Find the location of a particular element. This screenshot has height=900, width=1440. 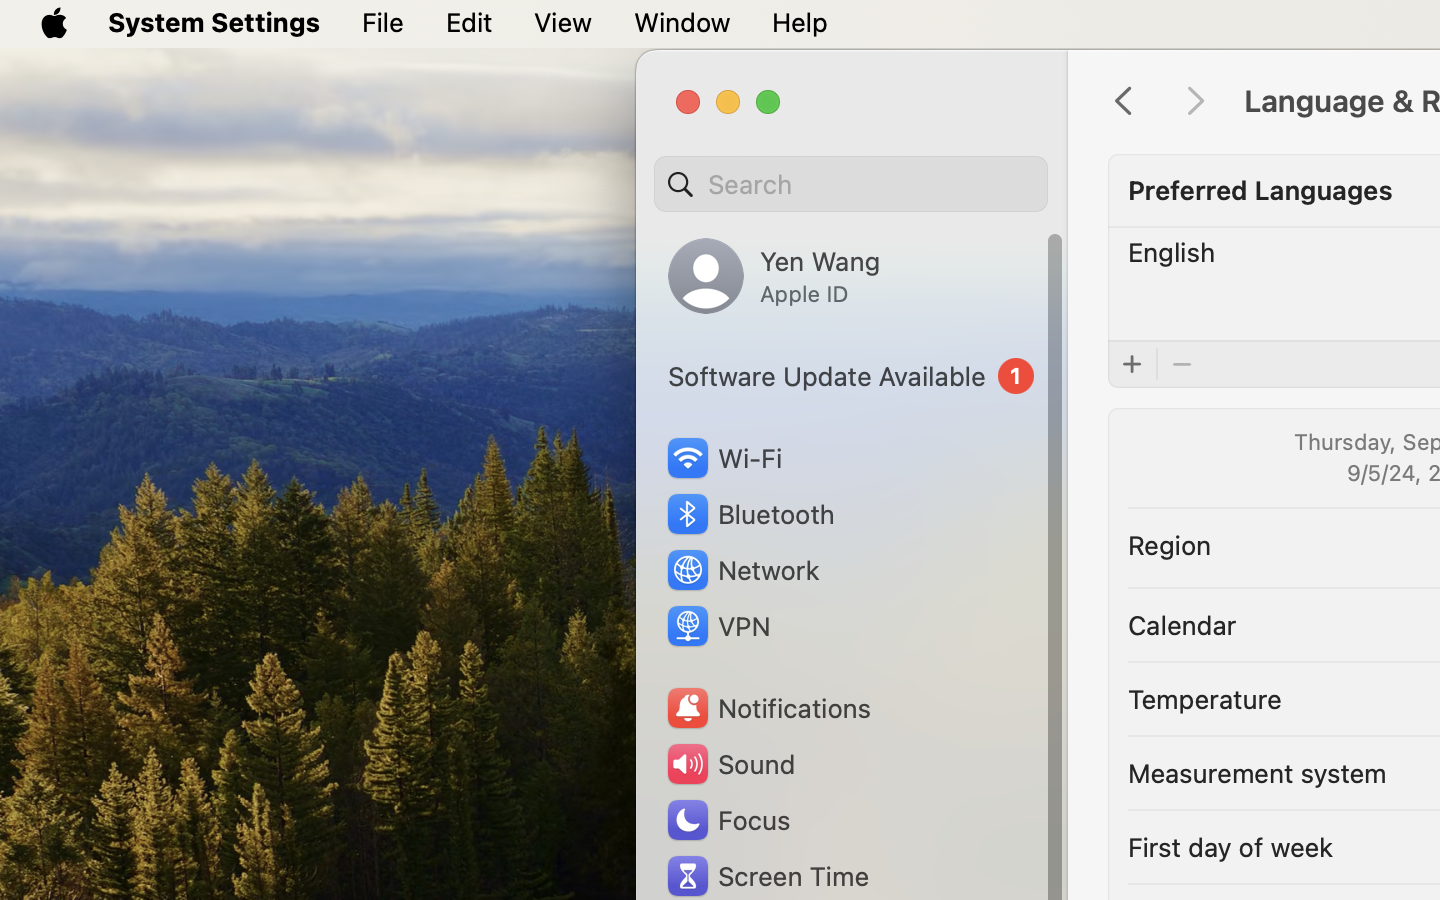

'Temperature' is located at coordinates (1203, 697).